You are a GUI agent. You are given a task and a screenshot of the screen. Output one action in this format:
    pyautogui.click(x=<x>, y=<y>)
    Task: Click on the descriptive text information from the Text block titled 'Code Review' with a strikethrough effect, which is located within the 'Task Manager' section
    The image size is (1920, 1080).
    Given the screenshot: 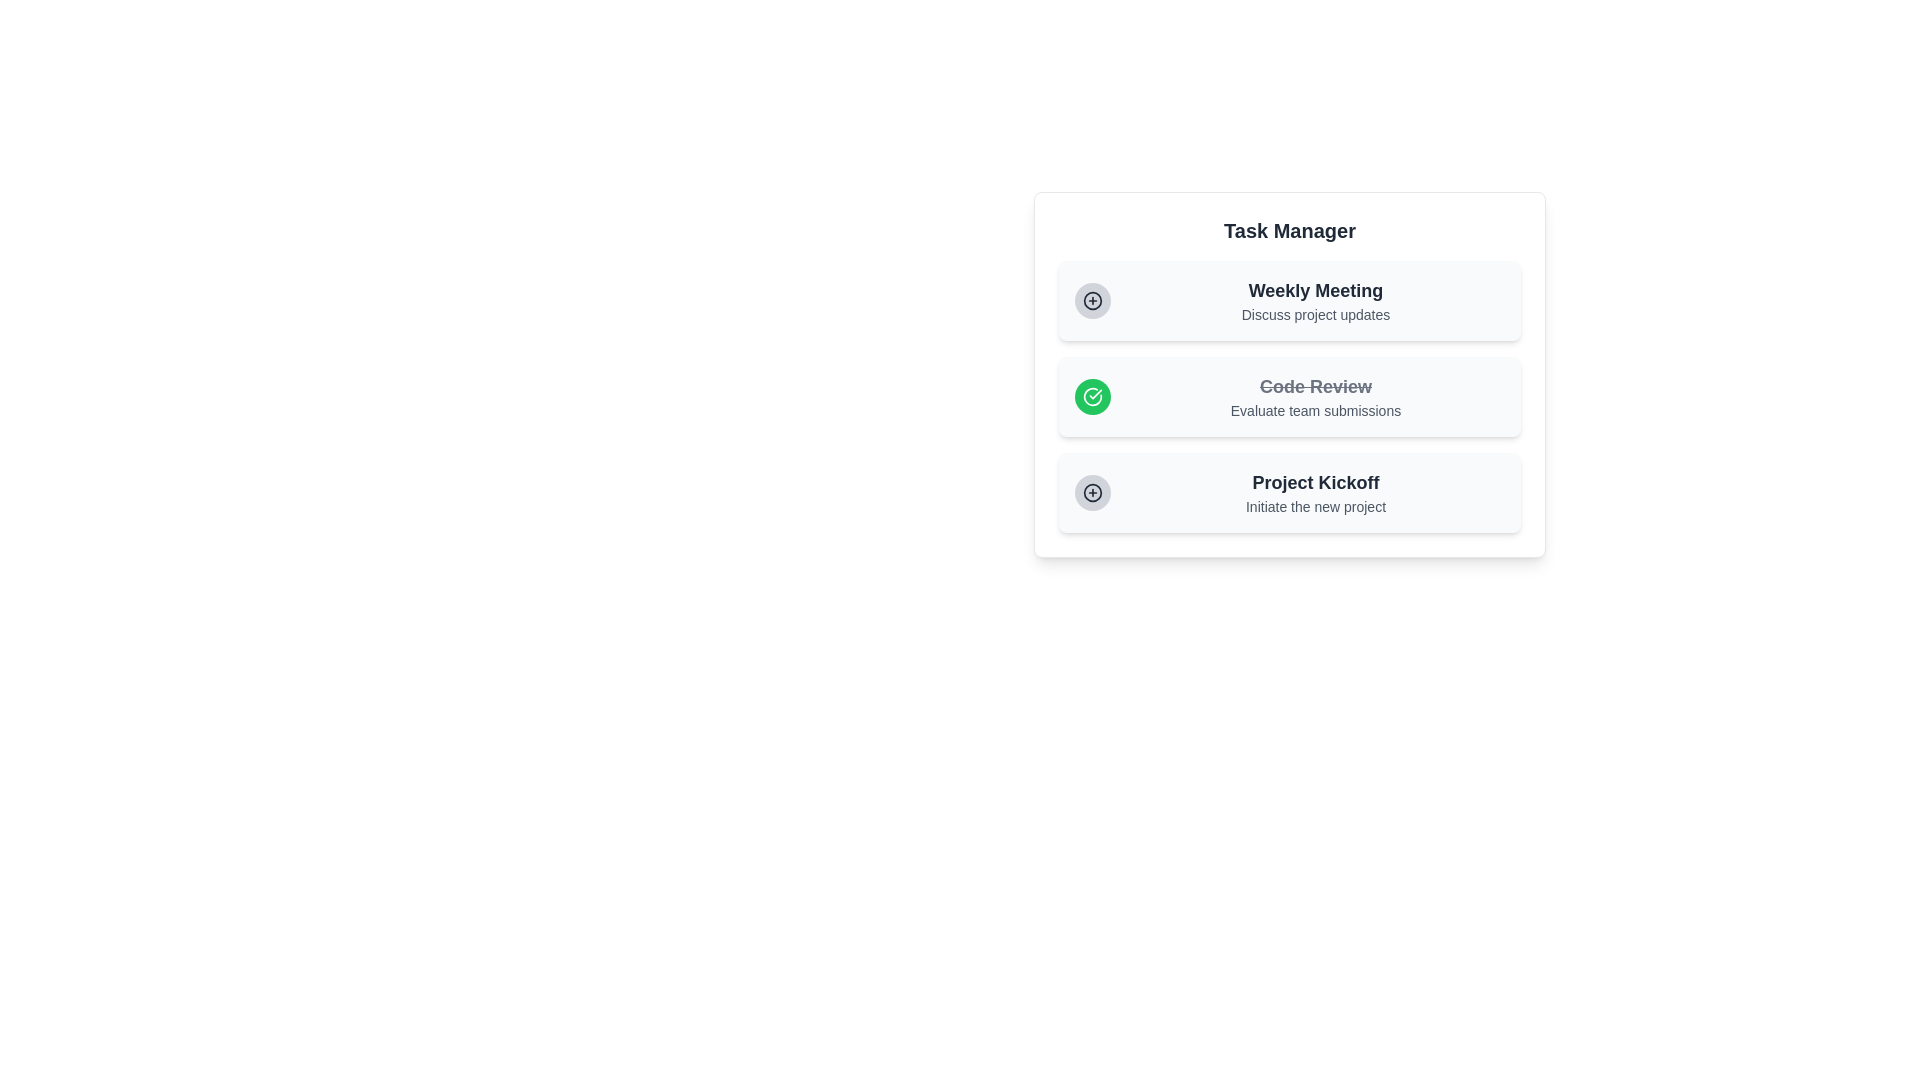 What is the action you would take?
    pyautogui.click(x=1315, y=397)
    